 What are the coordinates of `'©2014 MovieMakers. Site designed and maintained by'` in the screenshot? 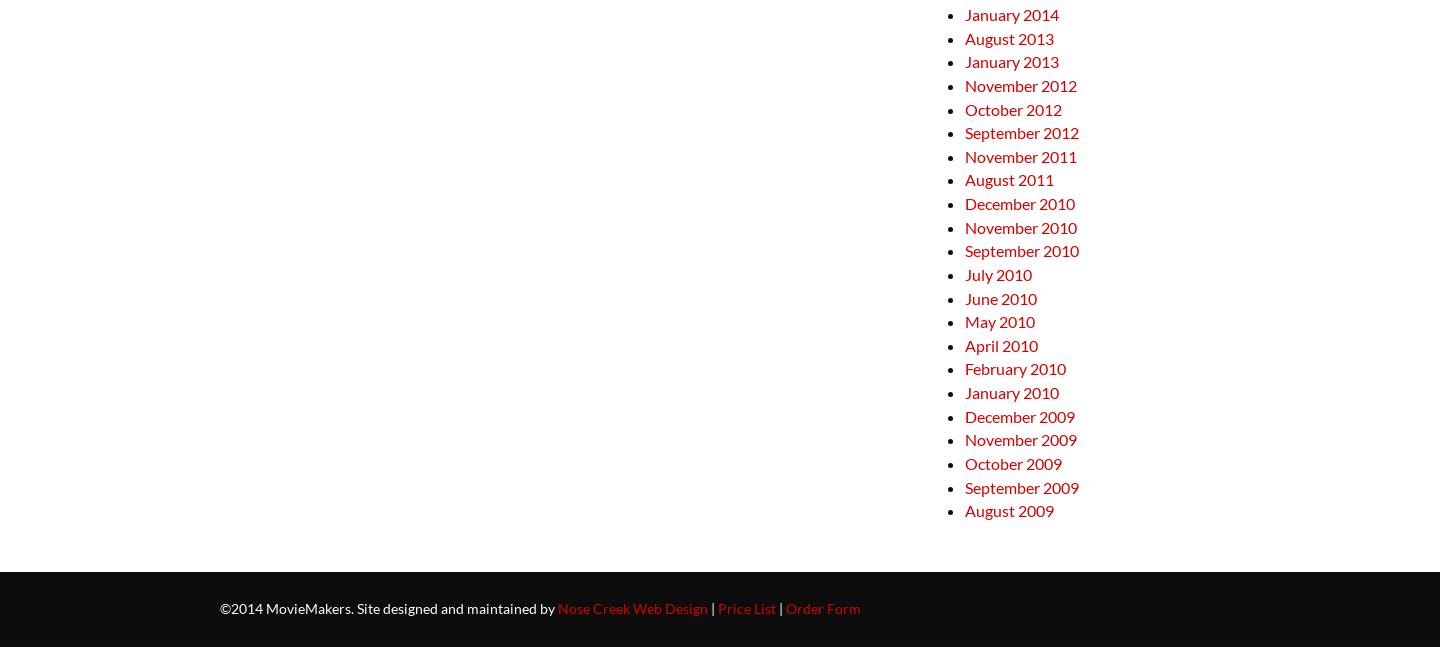 It's located at (387, 609).